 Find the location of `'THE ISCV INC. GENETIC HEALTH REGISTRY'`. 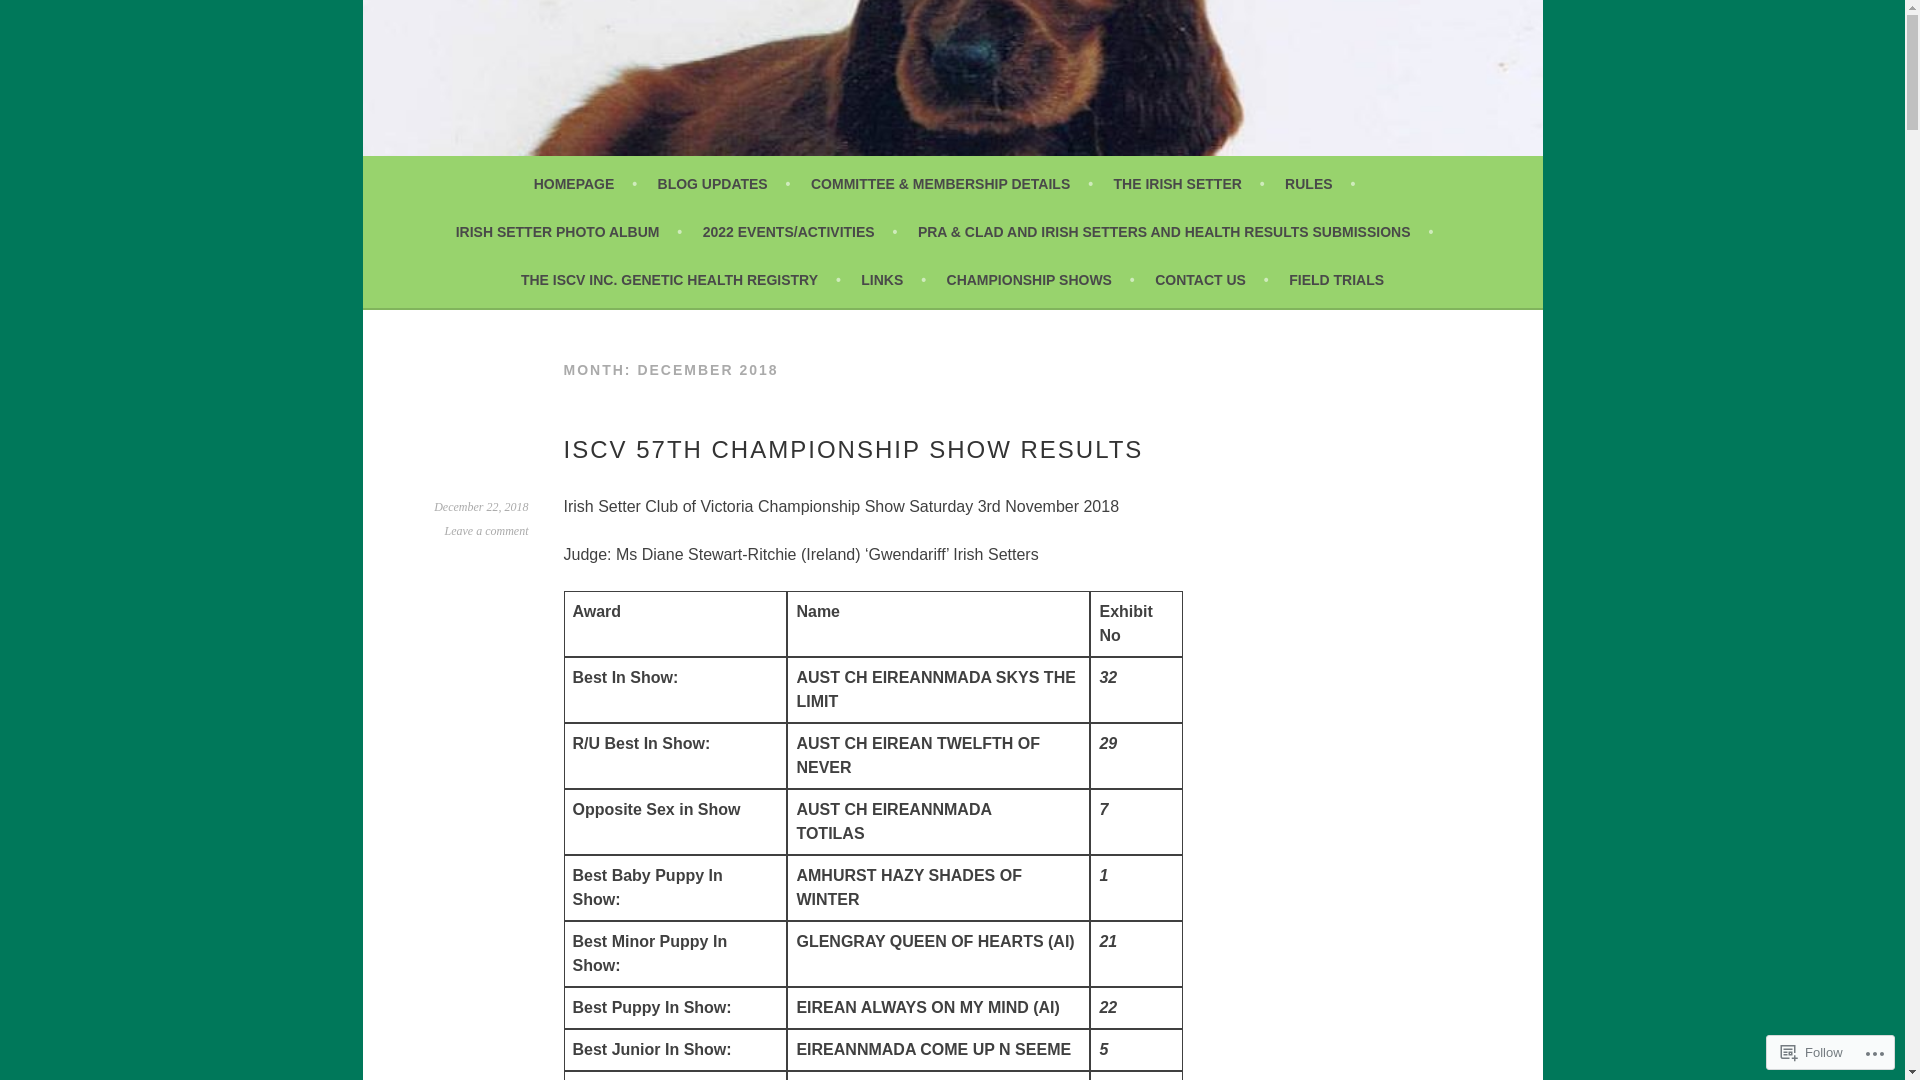

'THE ISCV INC. GENETIC HEALTH REGISTRY' is located at coordinates (681, 280).